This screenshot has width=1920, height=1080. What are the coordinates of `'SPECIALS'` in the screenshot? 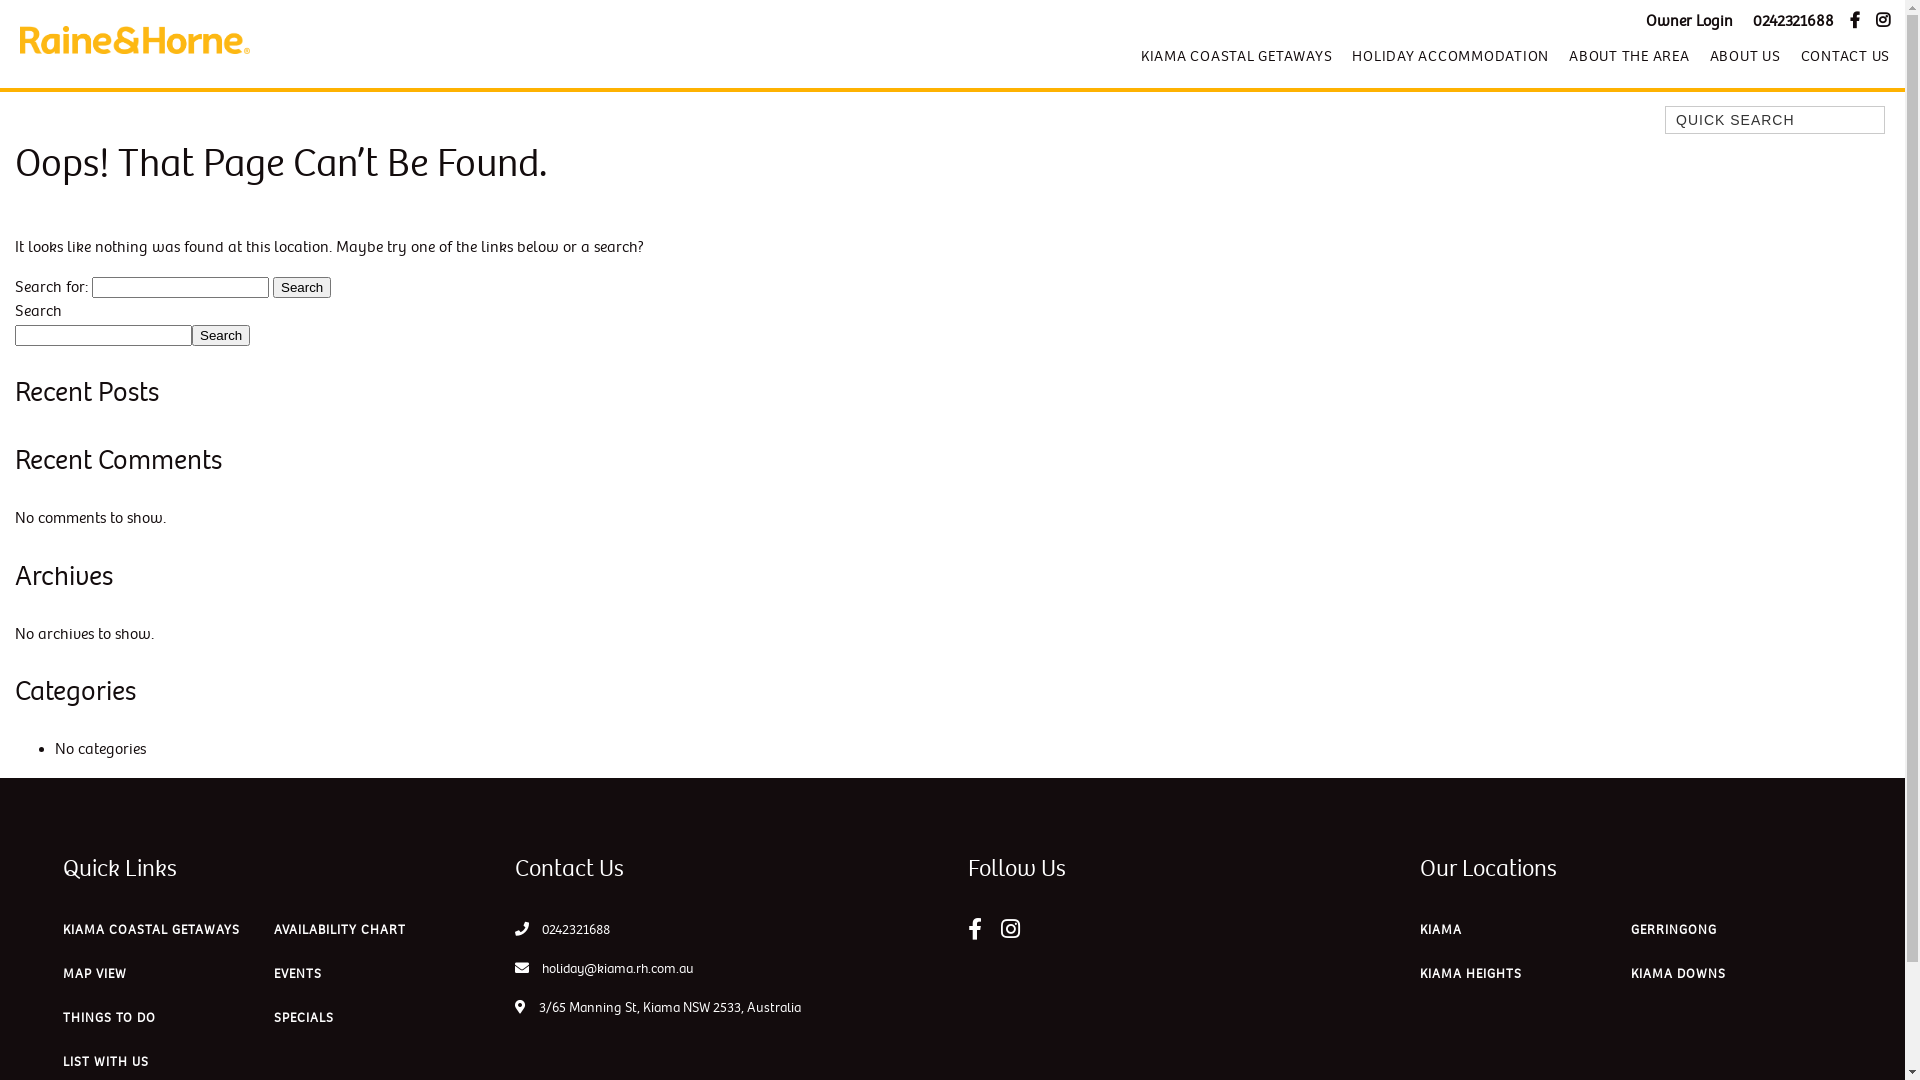 It's located at (272, 1022).